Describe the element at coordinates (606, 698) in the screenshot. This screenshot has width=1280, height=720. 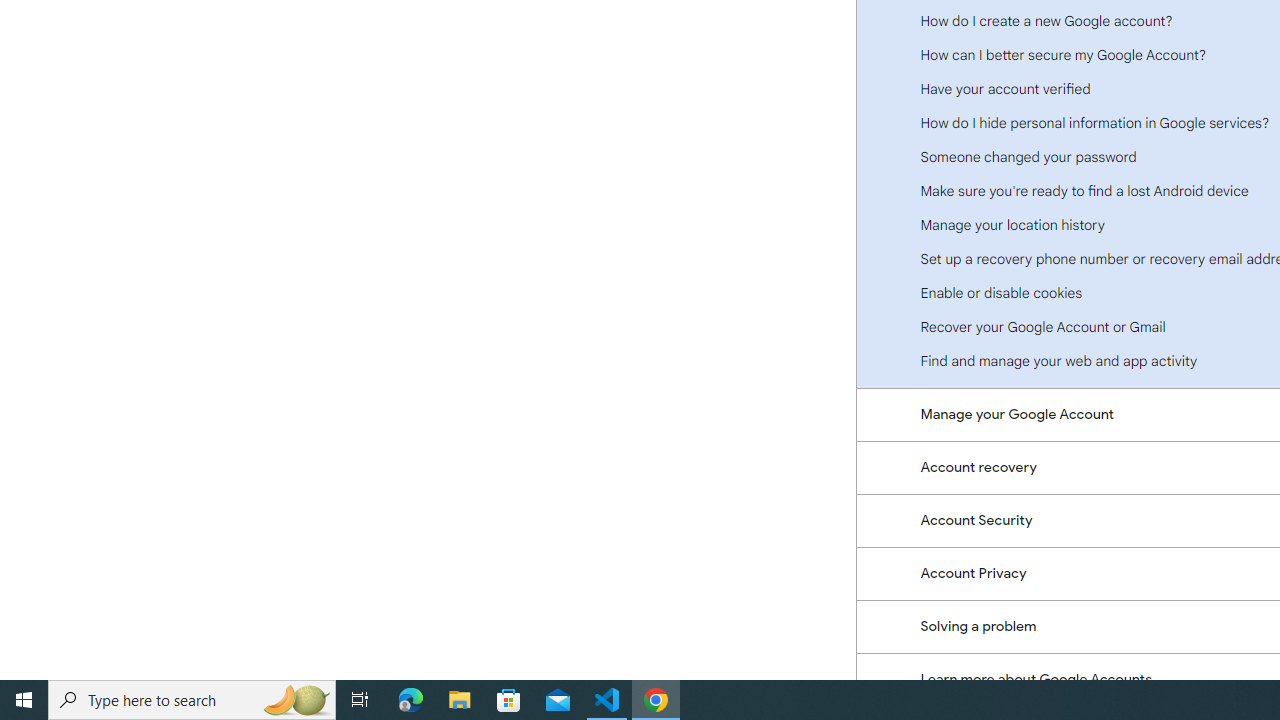
I see `'Visual Studio Code - 1 running window'` at that location.